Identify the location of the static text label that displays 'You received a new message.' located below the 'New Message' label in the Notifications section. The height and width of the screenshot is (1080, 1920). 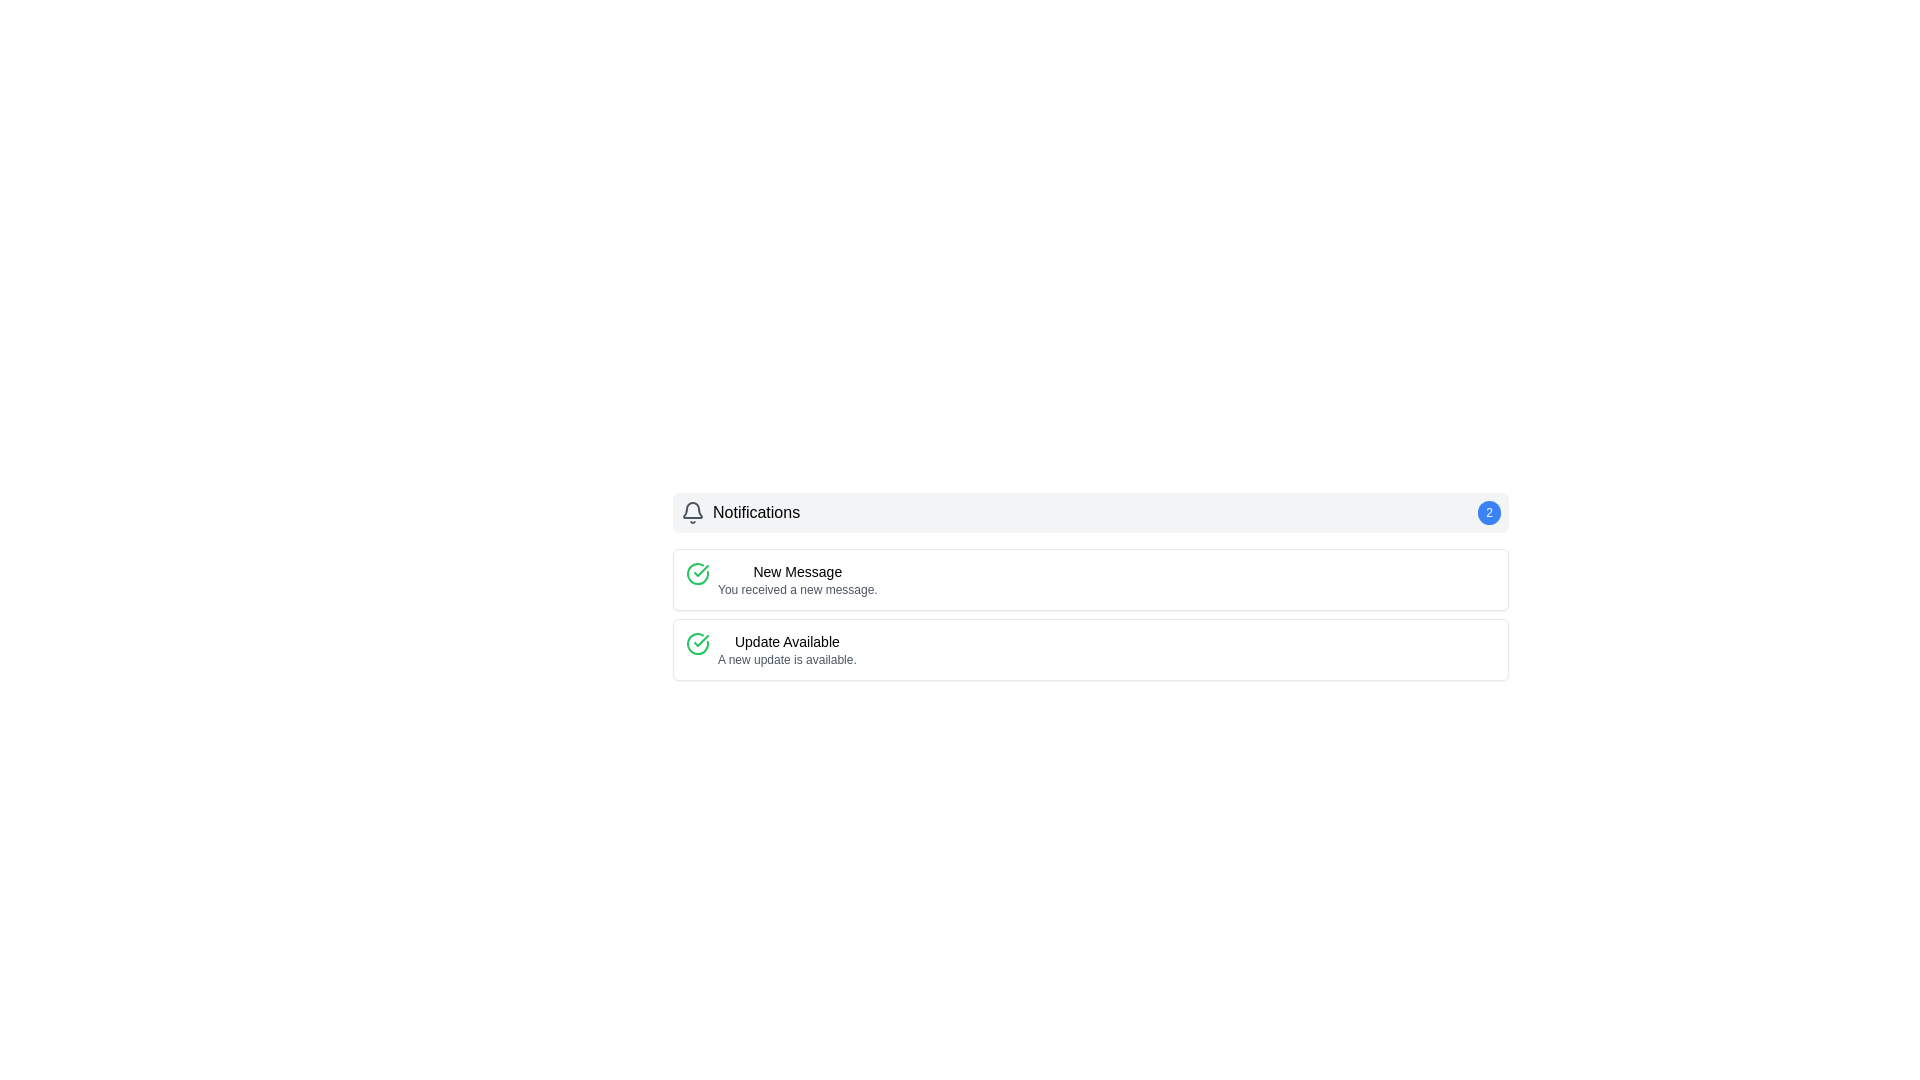
(796, 589).